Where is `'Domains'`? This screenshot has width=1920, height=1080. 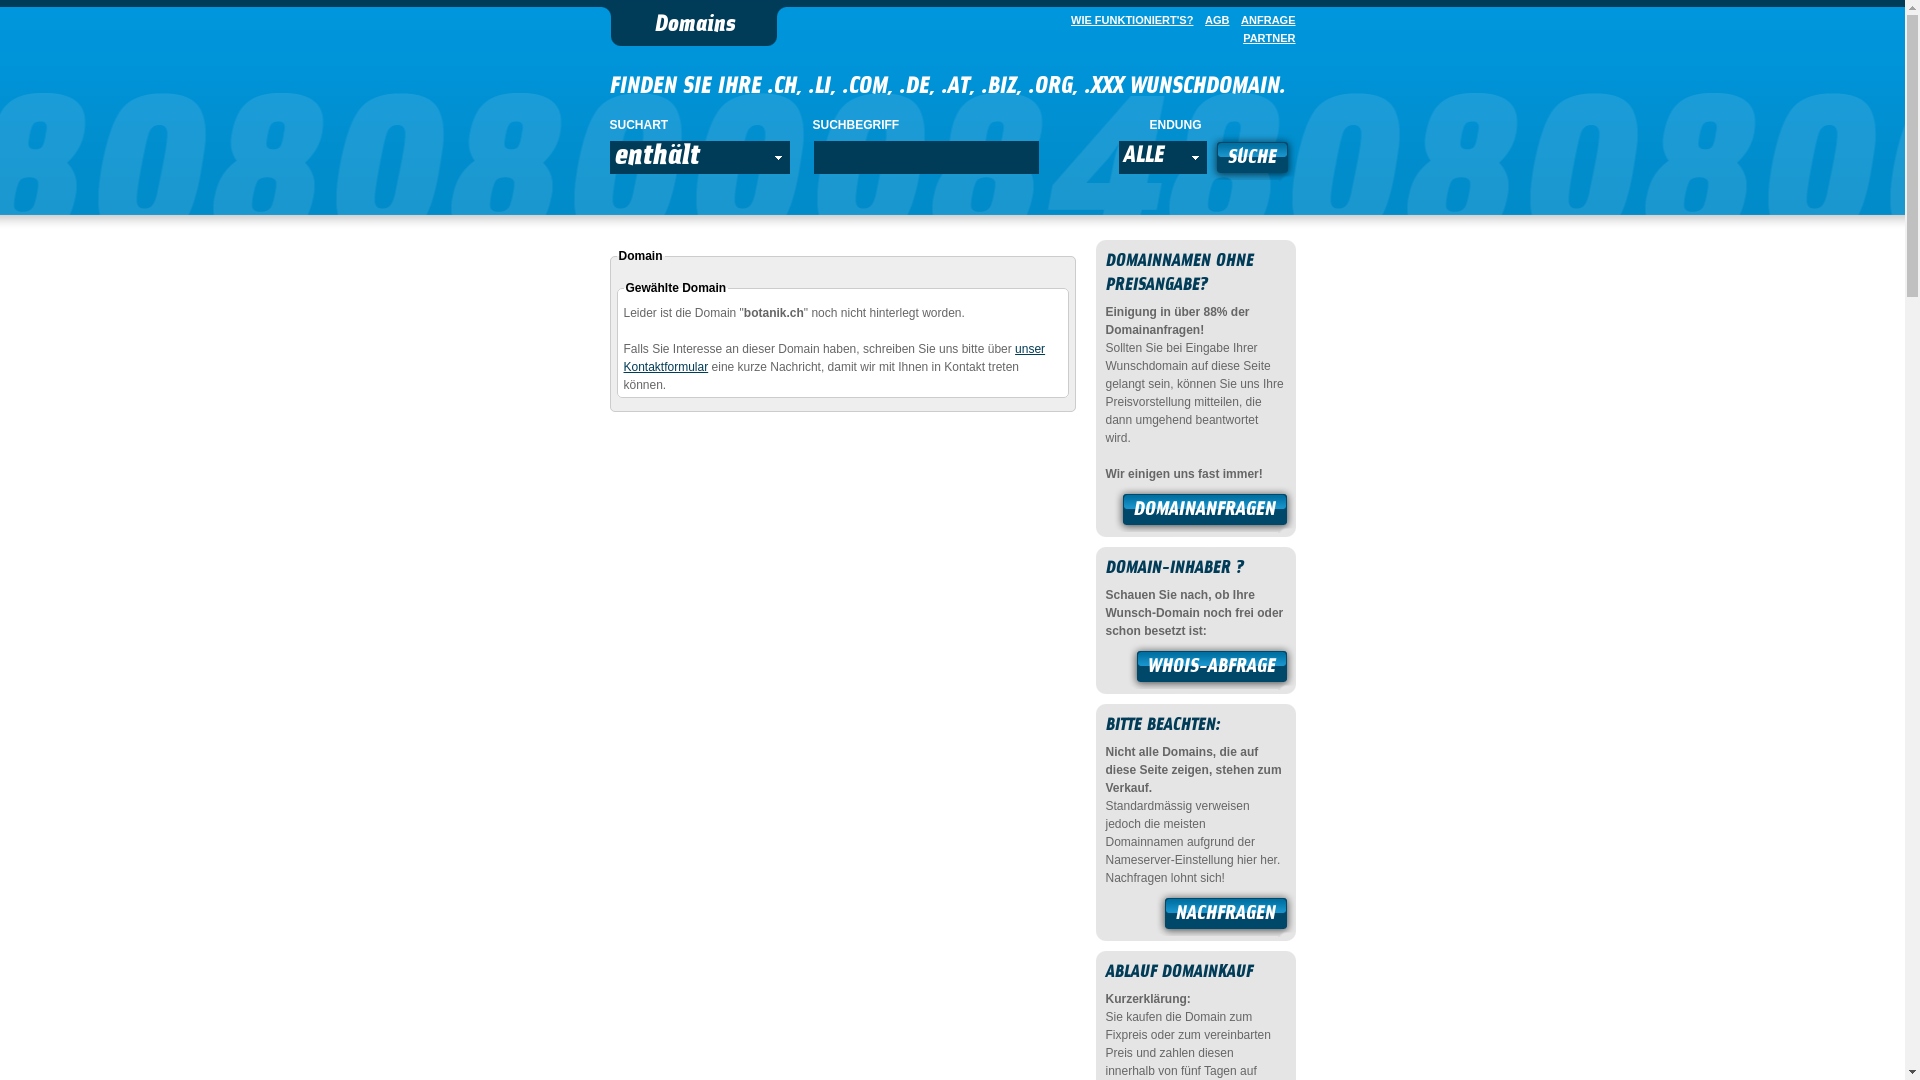 'Domains' is located at coordinates (694, 26).